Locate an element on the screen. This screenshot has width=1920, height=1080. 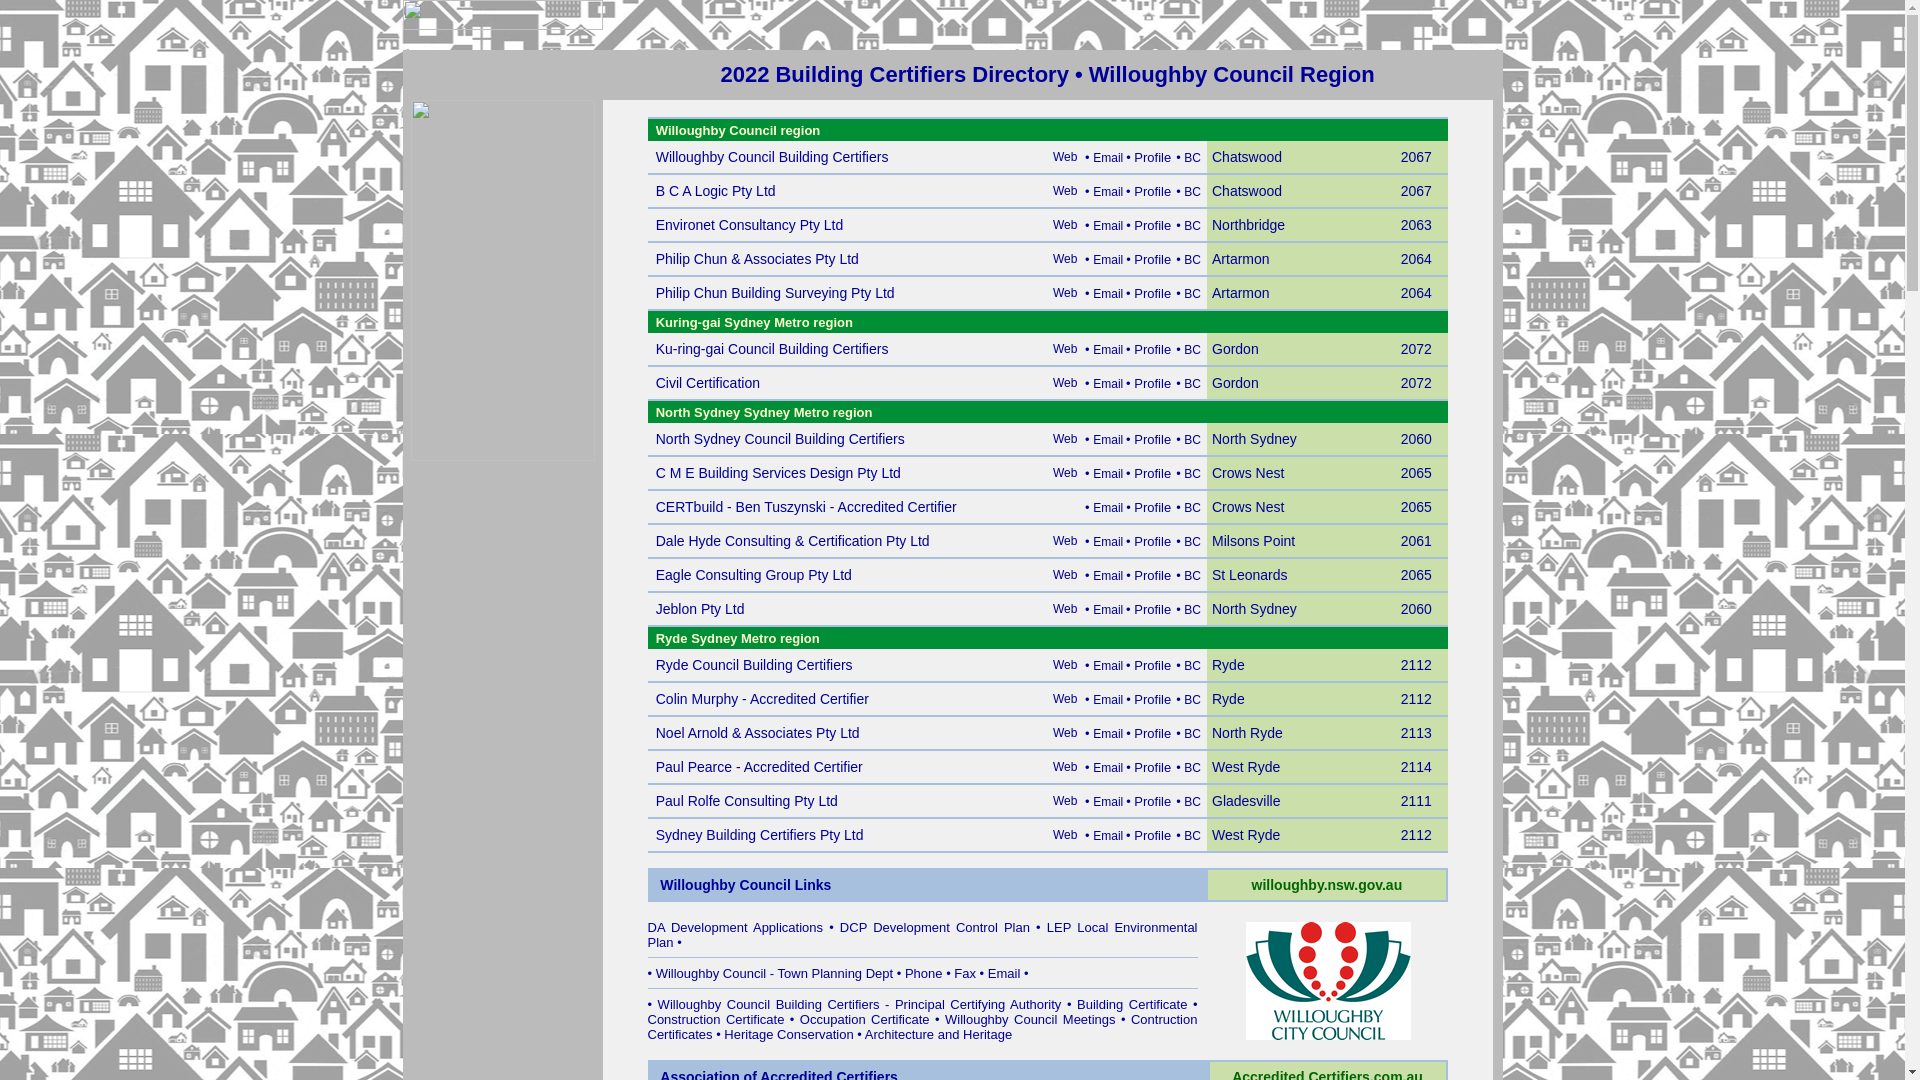
'North Sydney Sydney Metro region' is located at coordinates (763, 410).